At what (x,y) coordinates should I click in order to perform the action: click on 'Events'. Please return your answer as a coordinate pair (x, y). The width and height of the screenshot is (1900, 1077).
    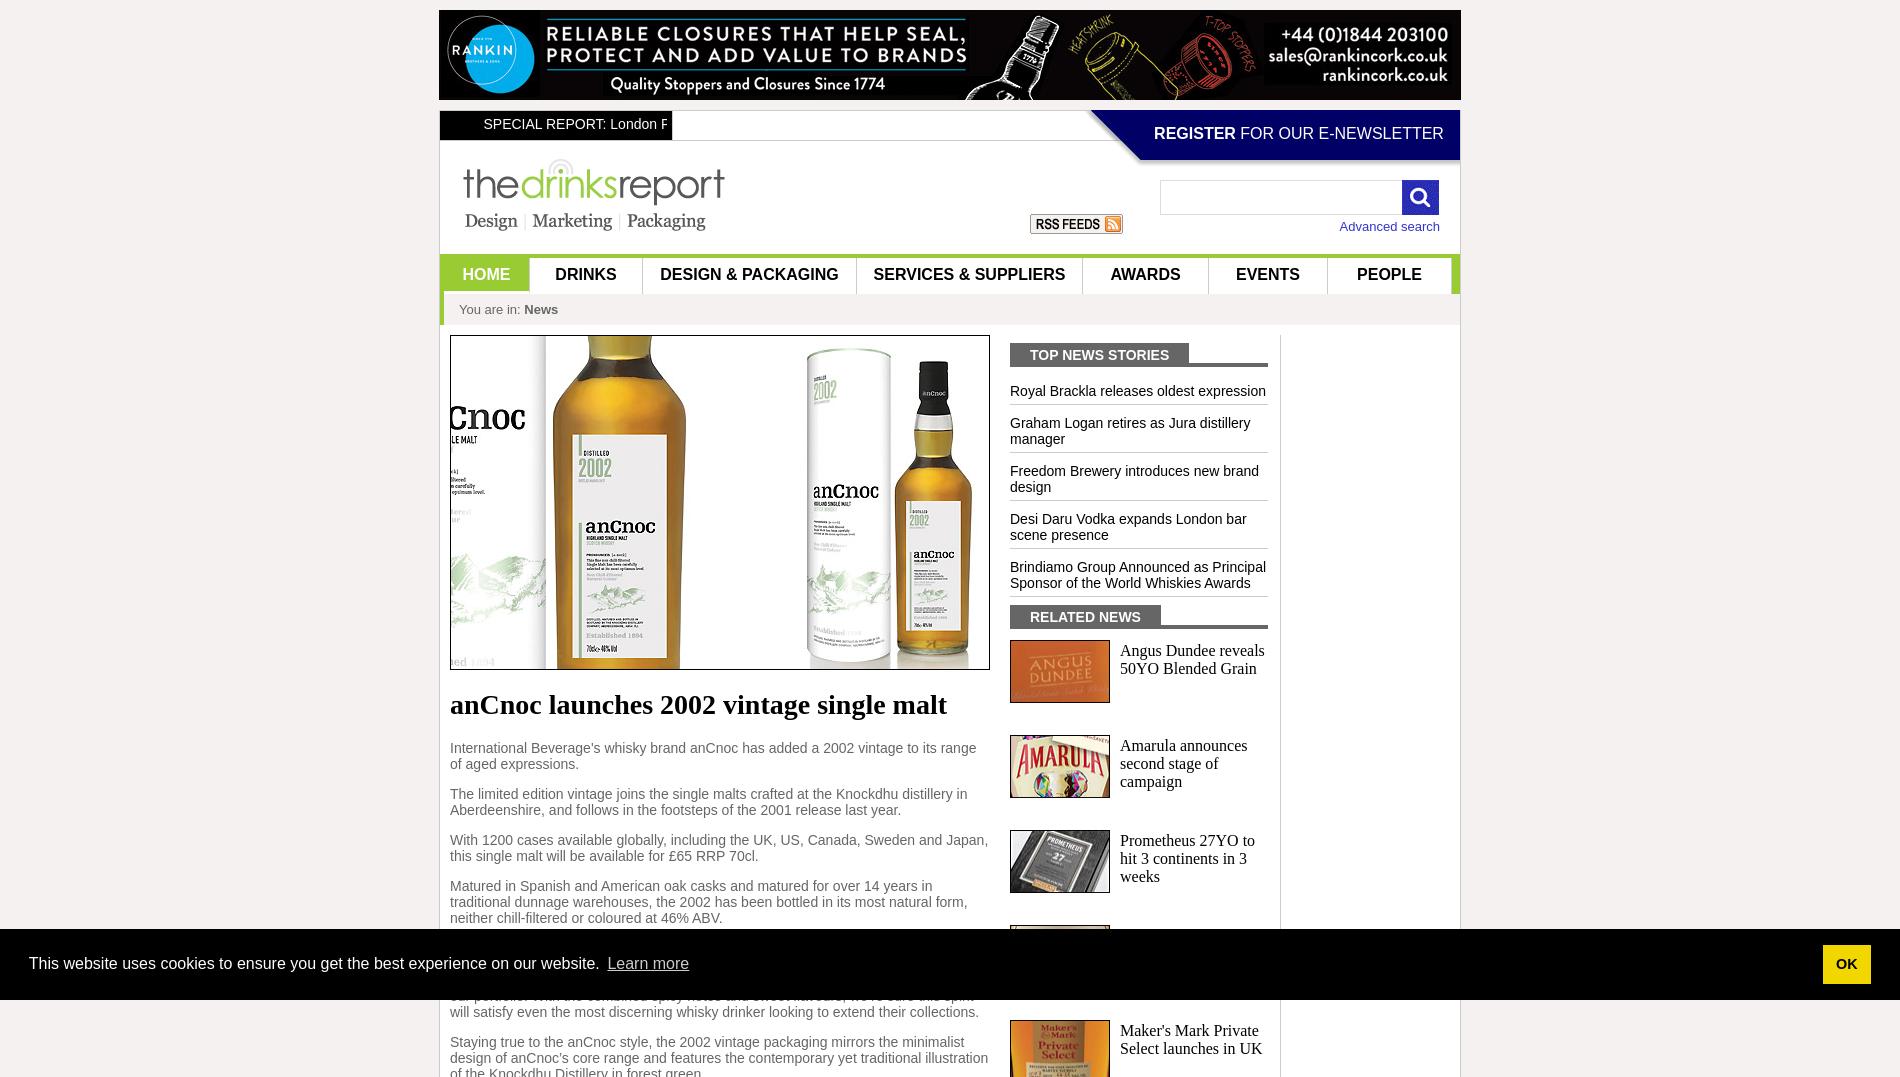
    Looking at the image, I should click on (1234, 273).